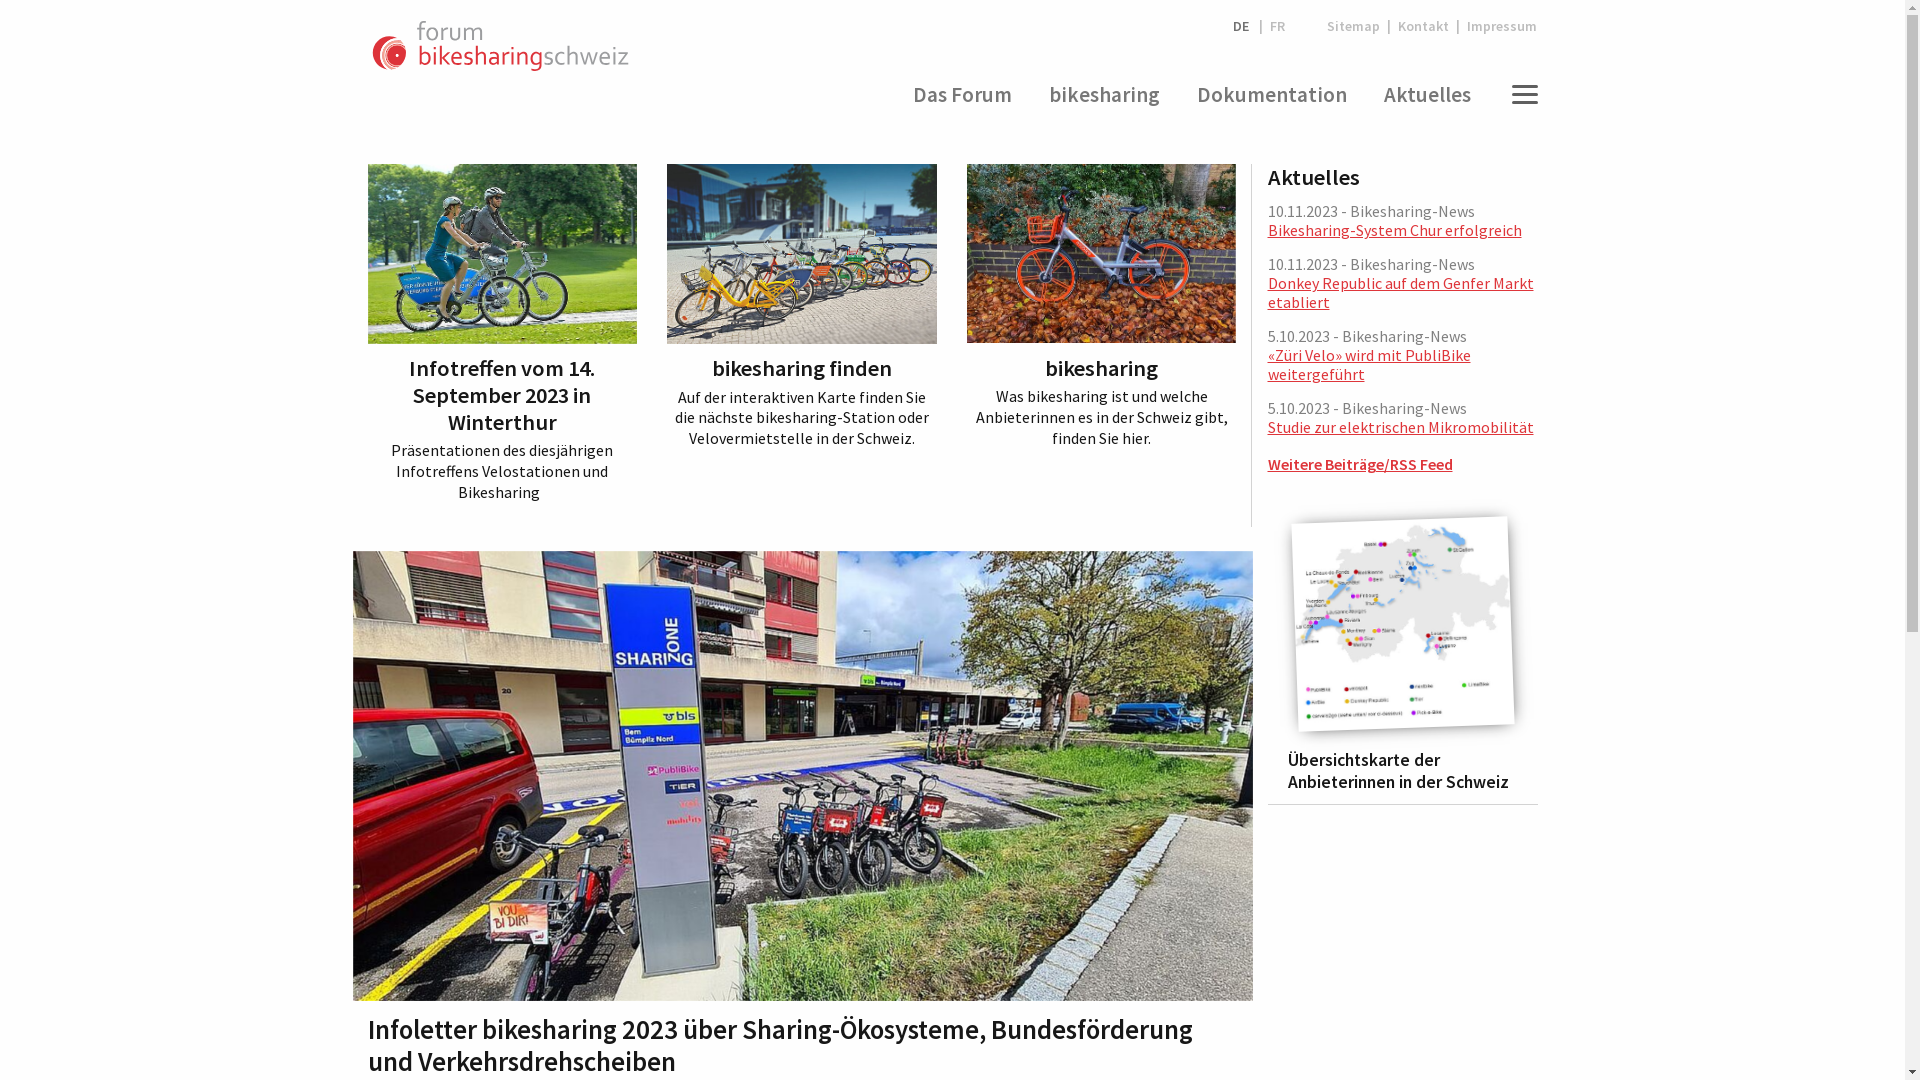 The width and height of the screenshot is (1920, 1080). Describe the element at coordinates (1498, 26) in the screenshot. I see `'Impressum'` at that location.